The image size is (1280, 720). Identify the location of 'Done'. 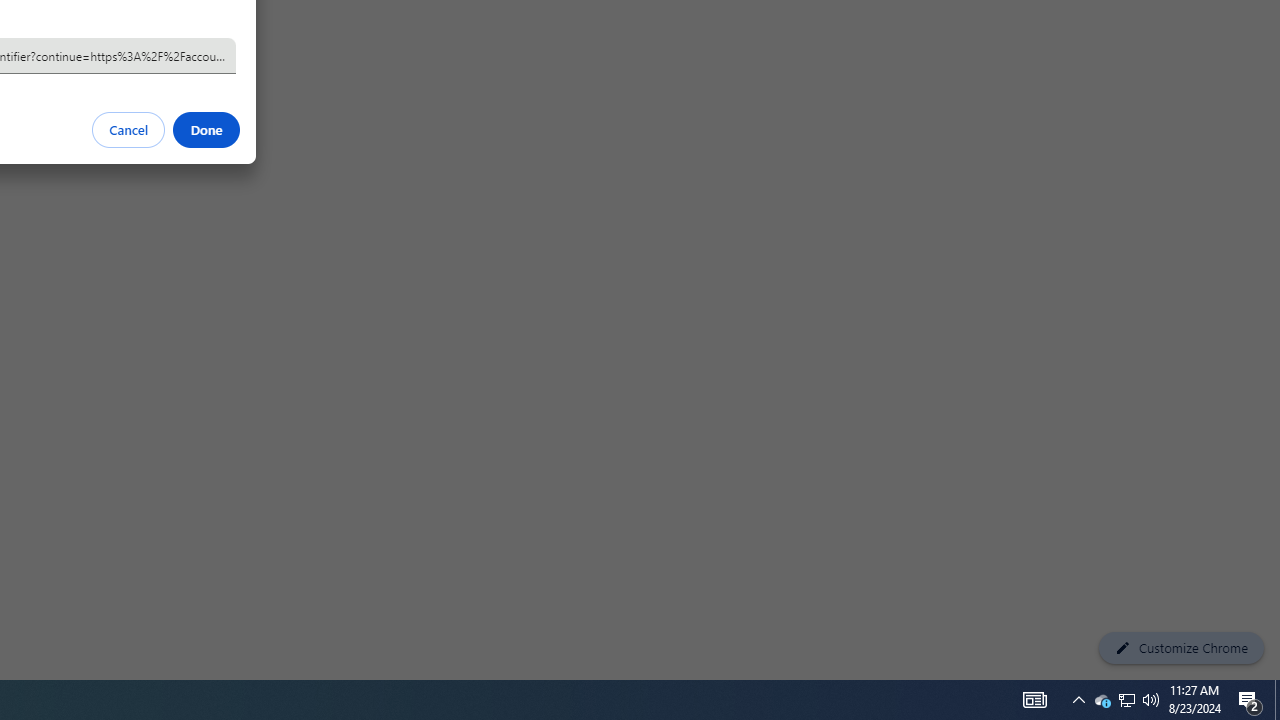
(206, 130).